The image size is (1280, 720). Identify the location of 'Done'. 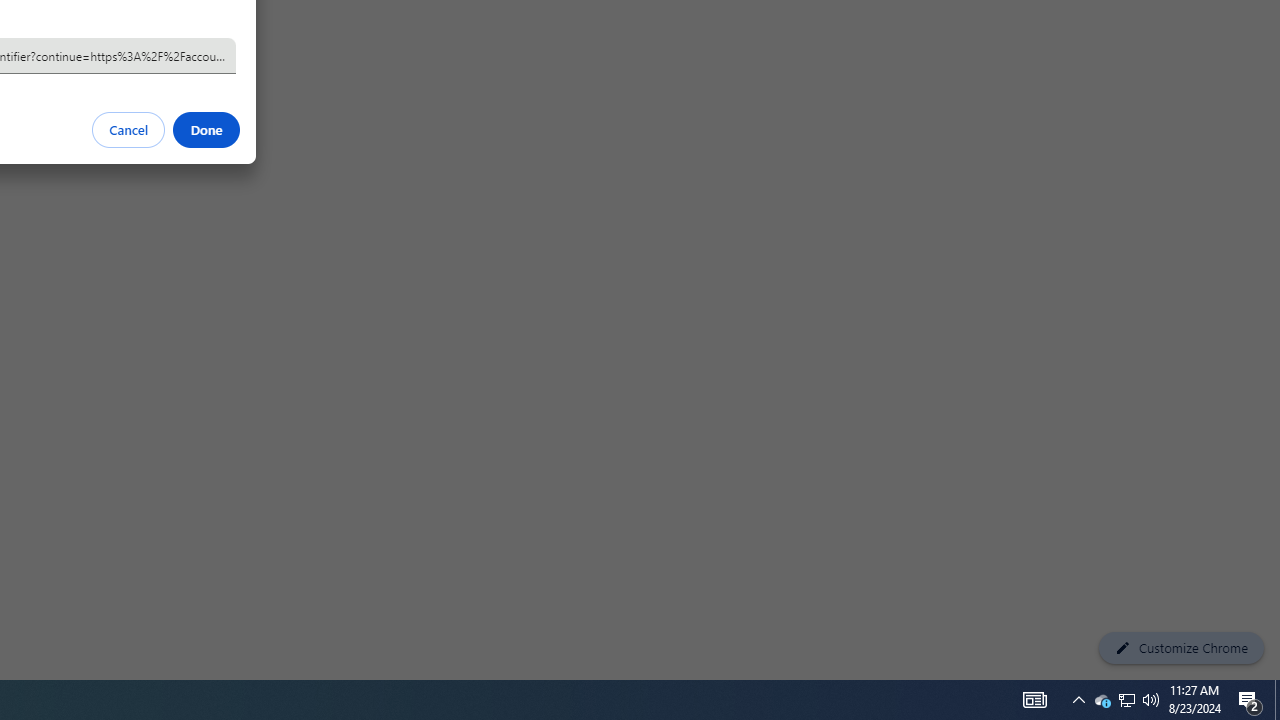
(206, 130).